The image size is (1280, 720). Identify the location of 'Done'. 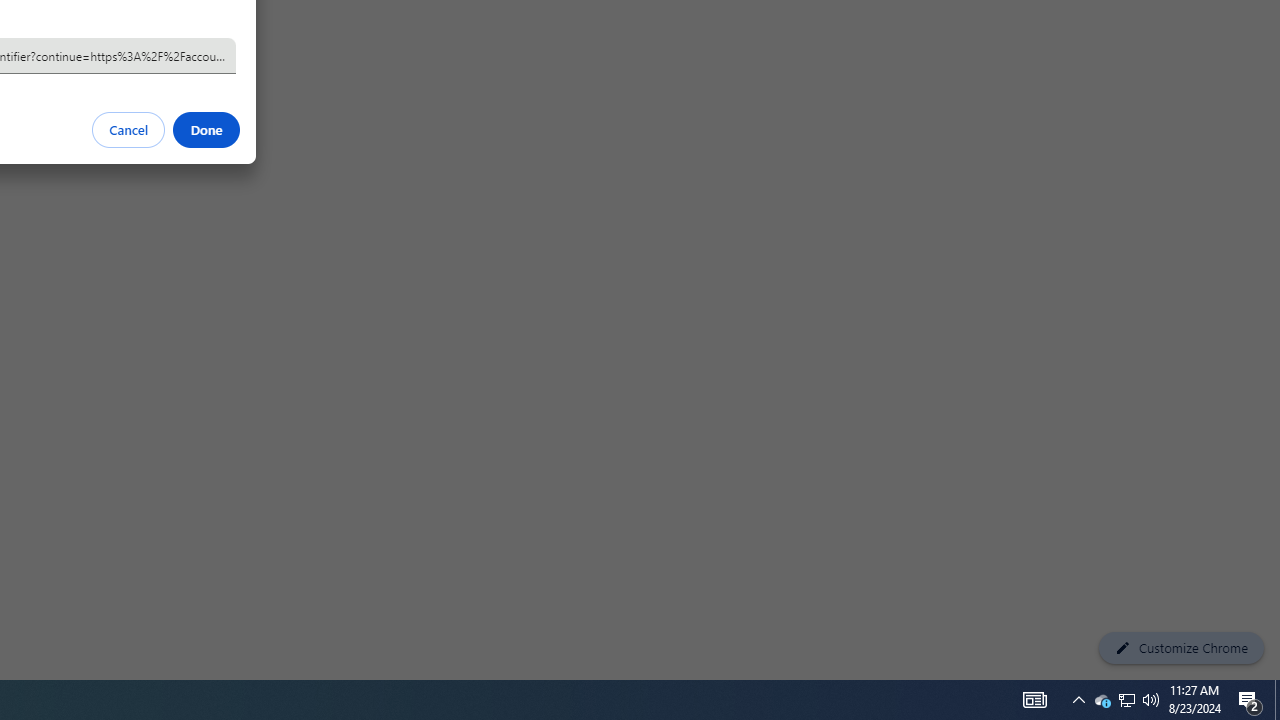
(206, 130).